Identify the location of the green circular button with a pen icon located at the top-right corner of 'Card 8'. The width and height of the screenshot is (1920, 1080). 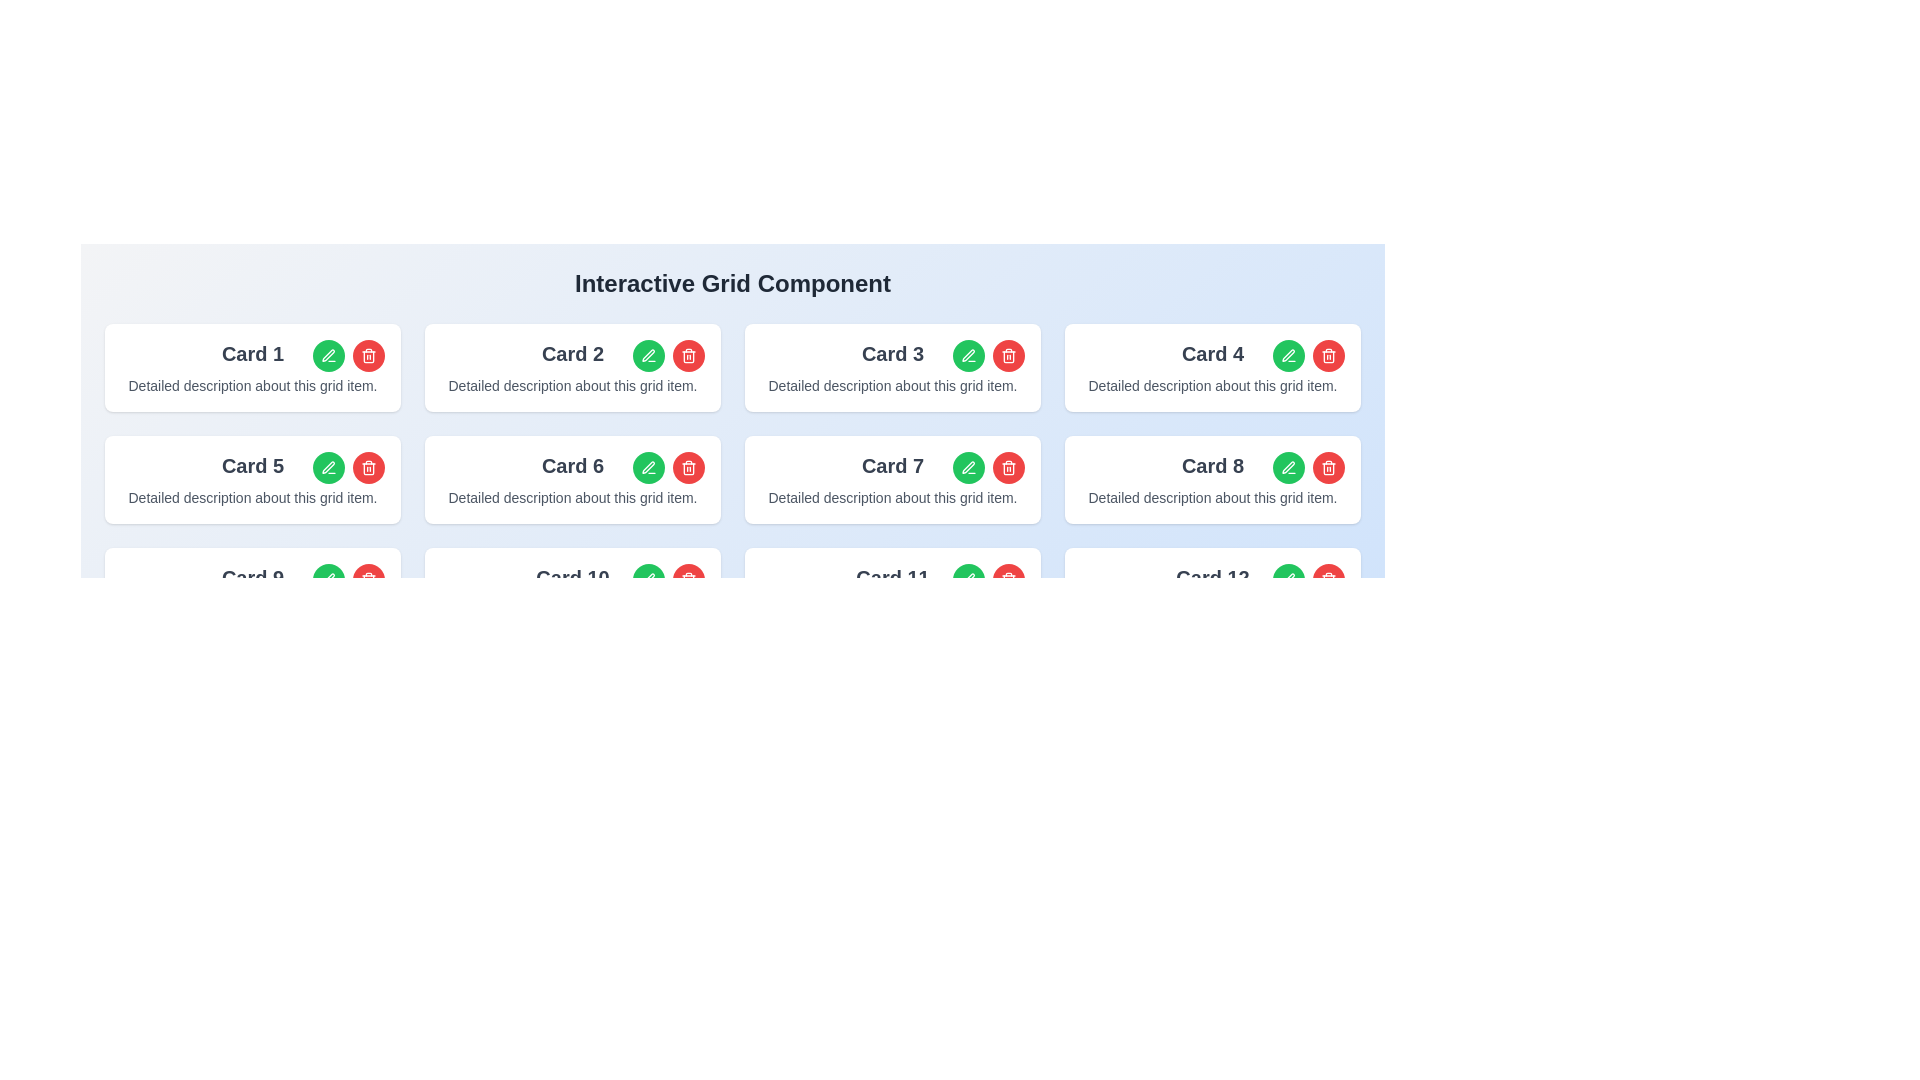
(1289, 467).